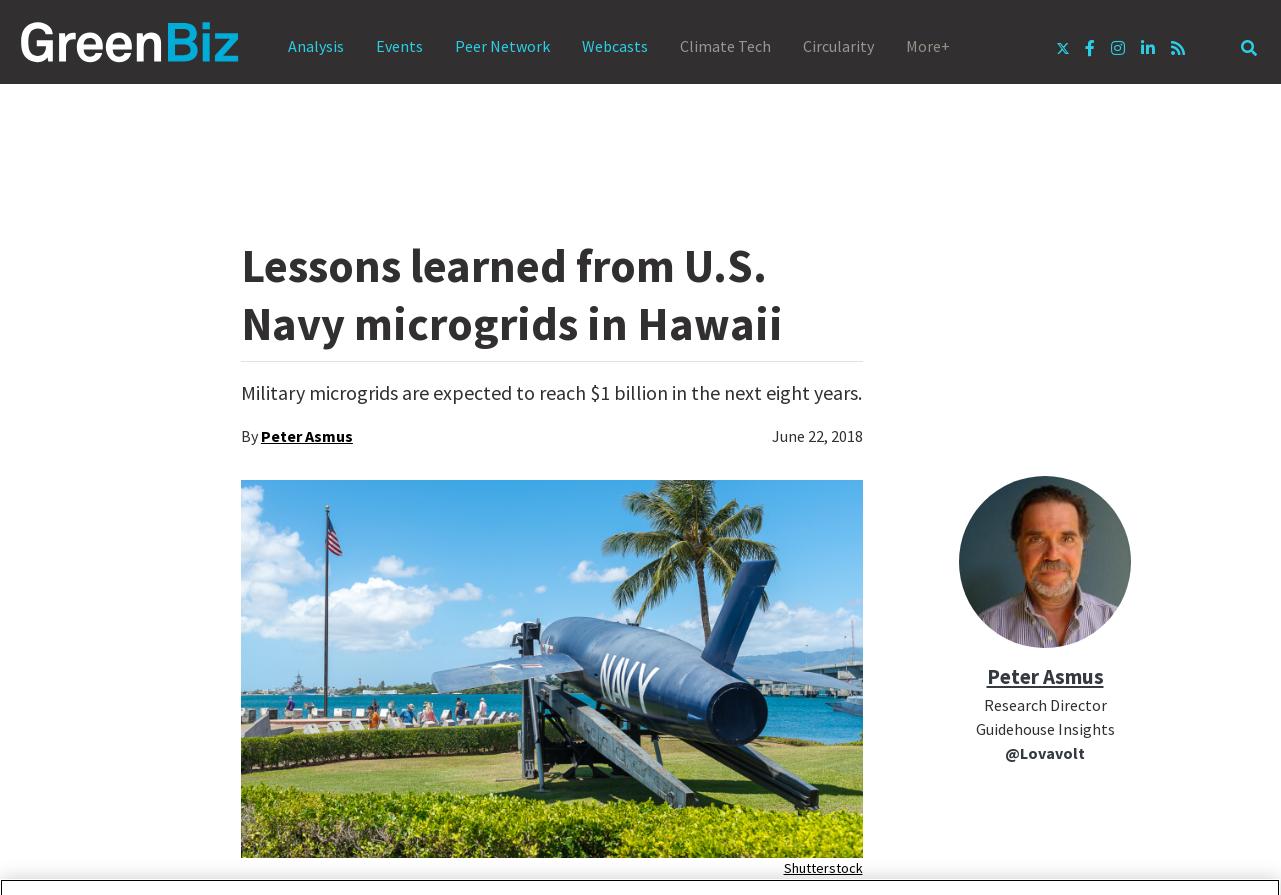 The image size is (1281, 895). Describe the element at coordinates (1043, 703) in the screenshot. I see `'Research Director'` at that location.